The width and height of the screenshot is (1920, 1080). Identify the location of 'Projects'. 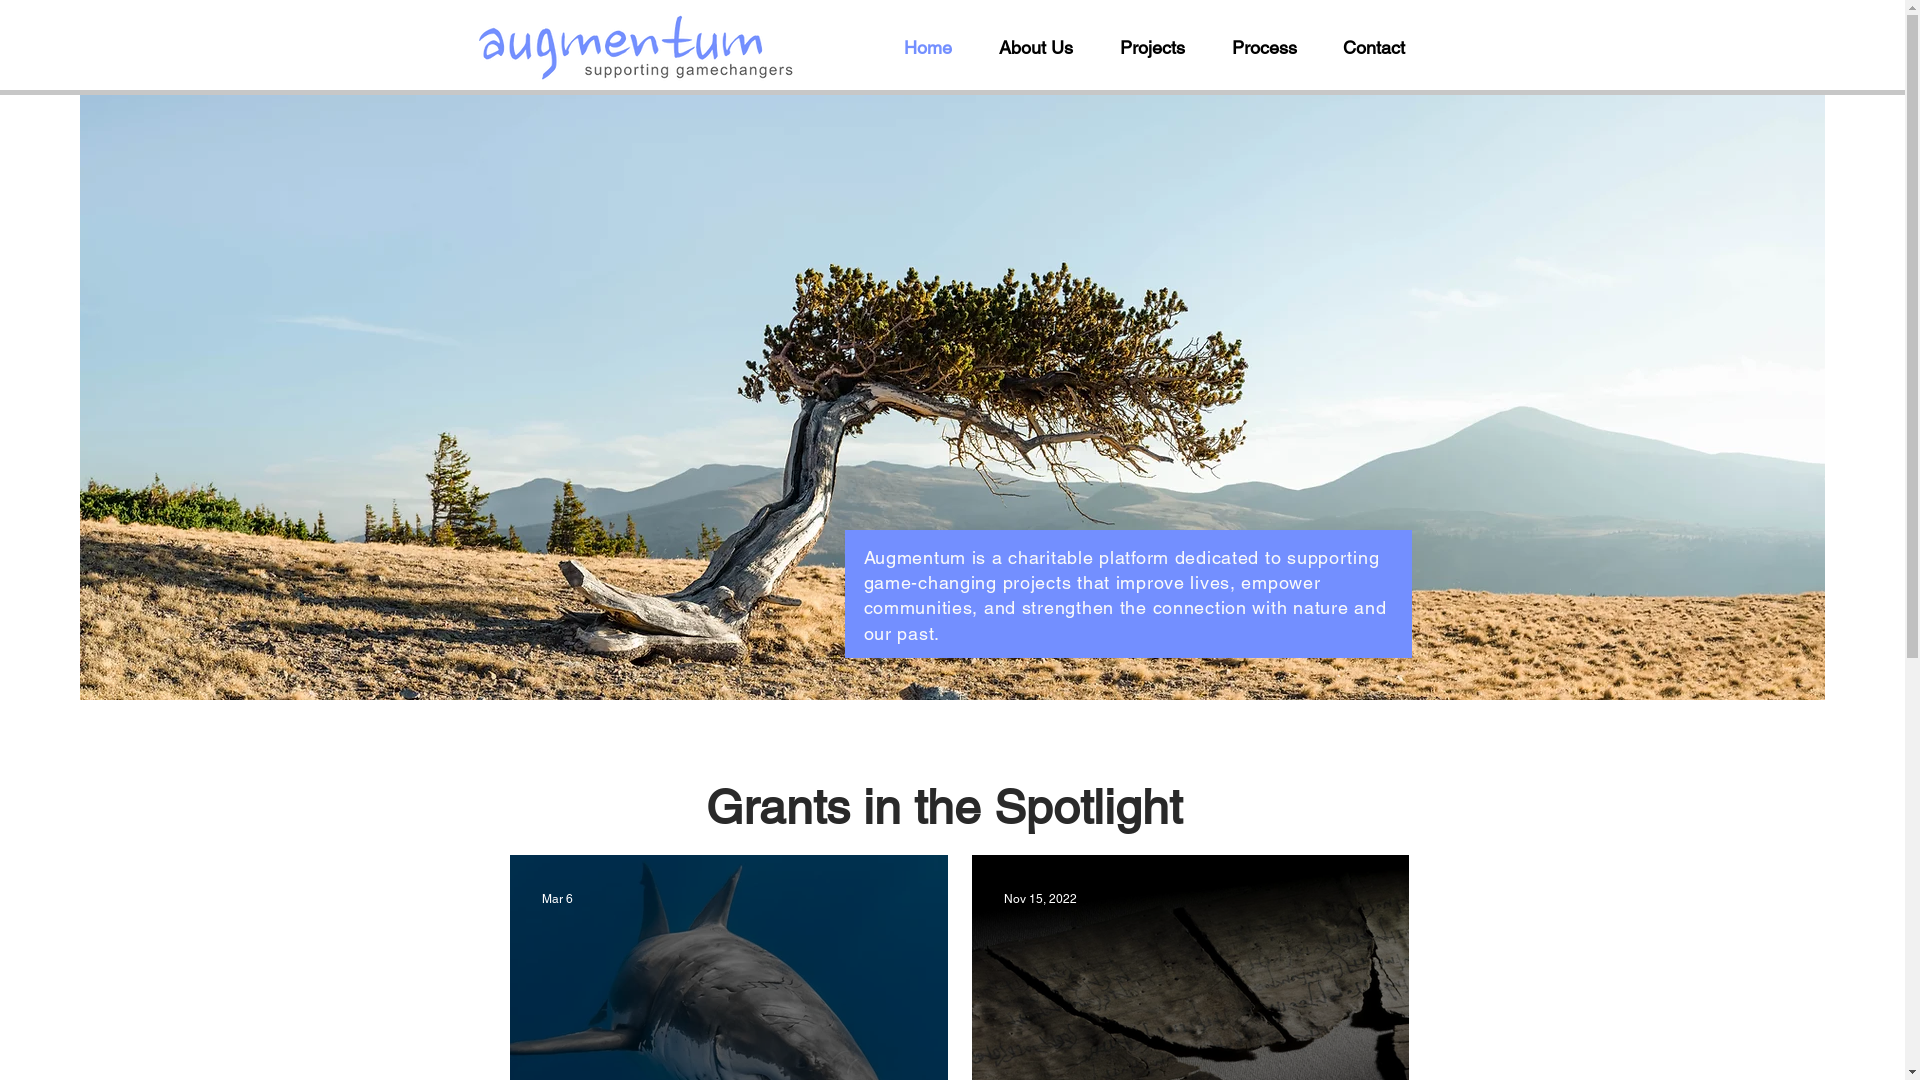
(1103, 46).